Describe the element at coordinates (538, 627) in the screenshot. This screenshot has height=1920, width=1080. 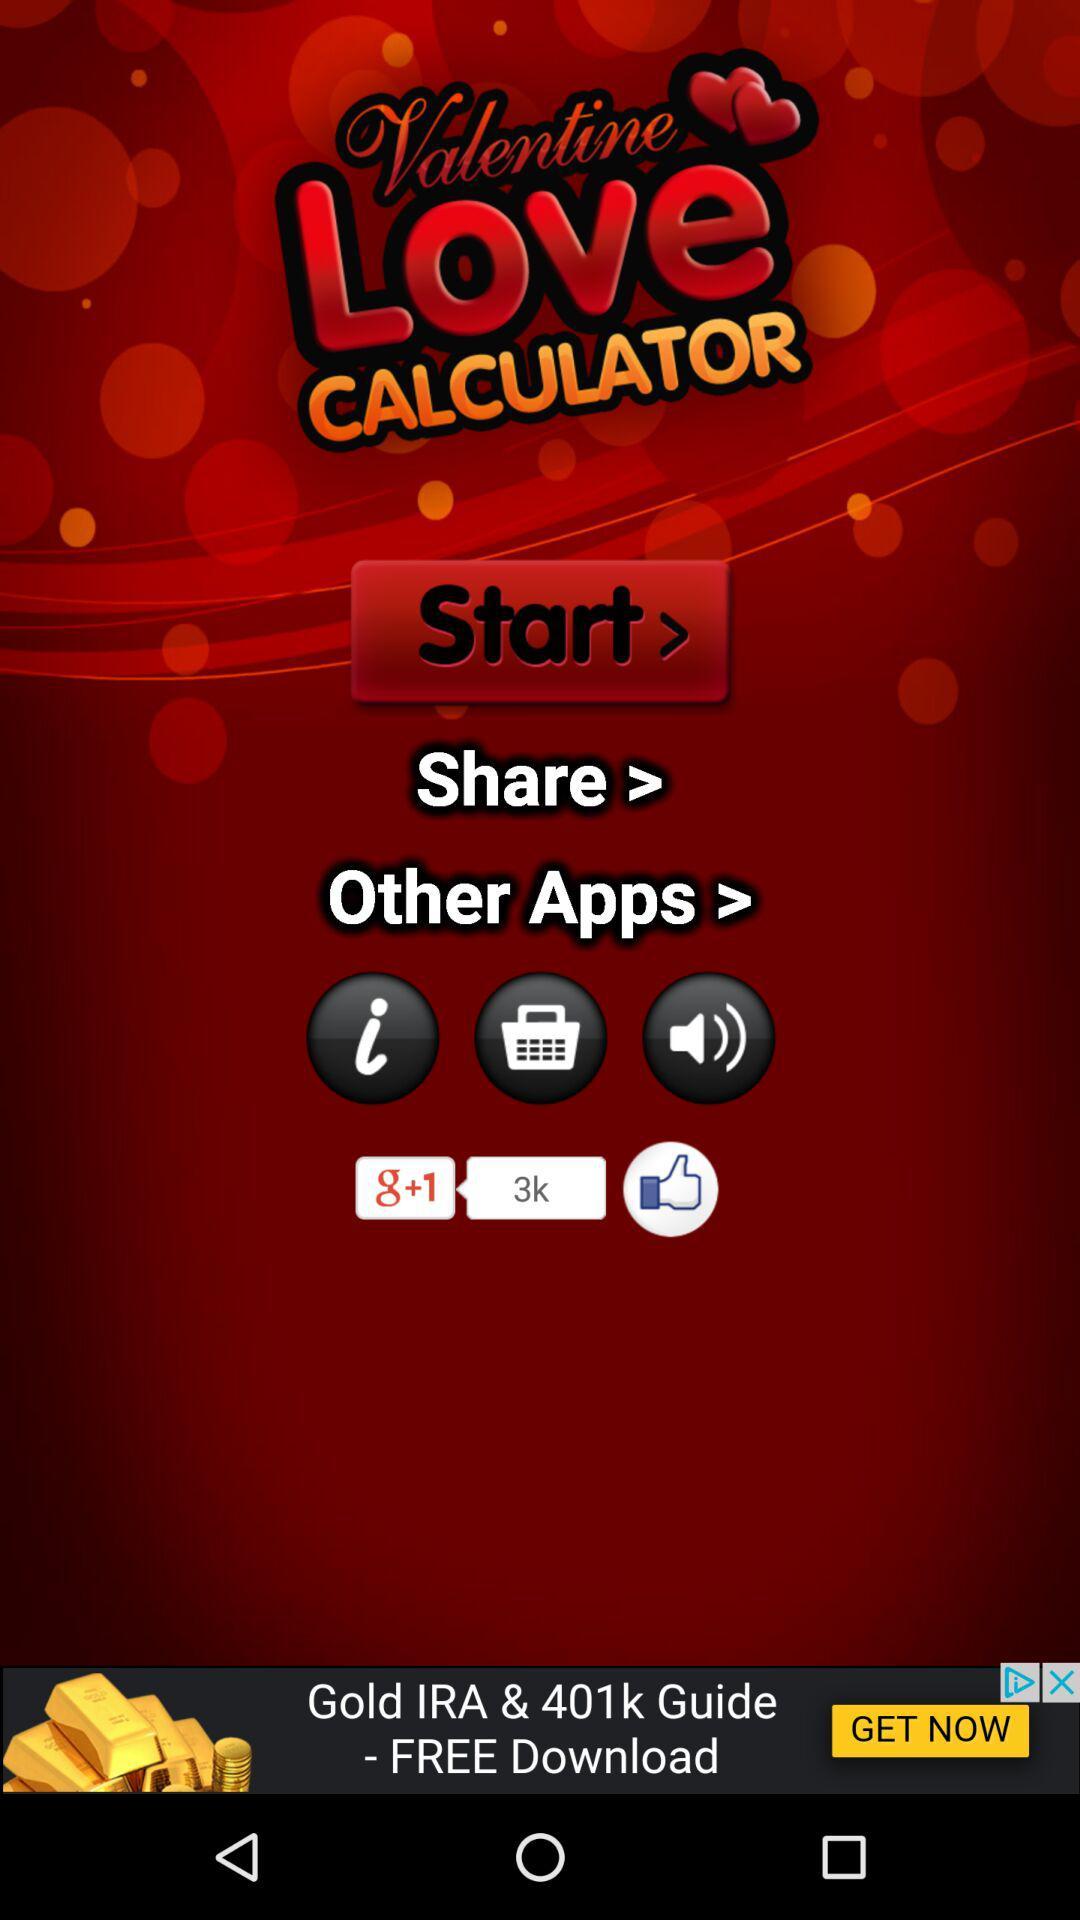
I see `start button` at that location.